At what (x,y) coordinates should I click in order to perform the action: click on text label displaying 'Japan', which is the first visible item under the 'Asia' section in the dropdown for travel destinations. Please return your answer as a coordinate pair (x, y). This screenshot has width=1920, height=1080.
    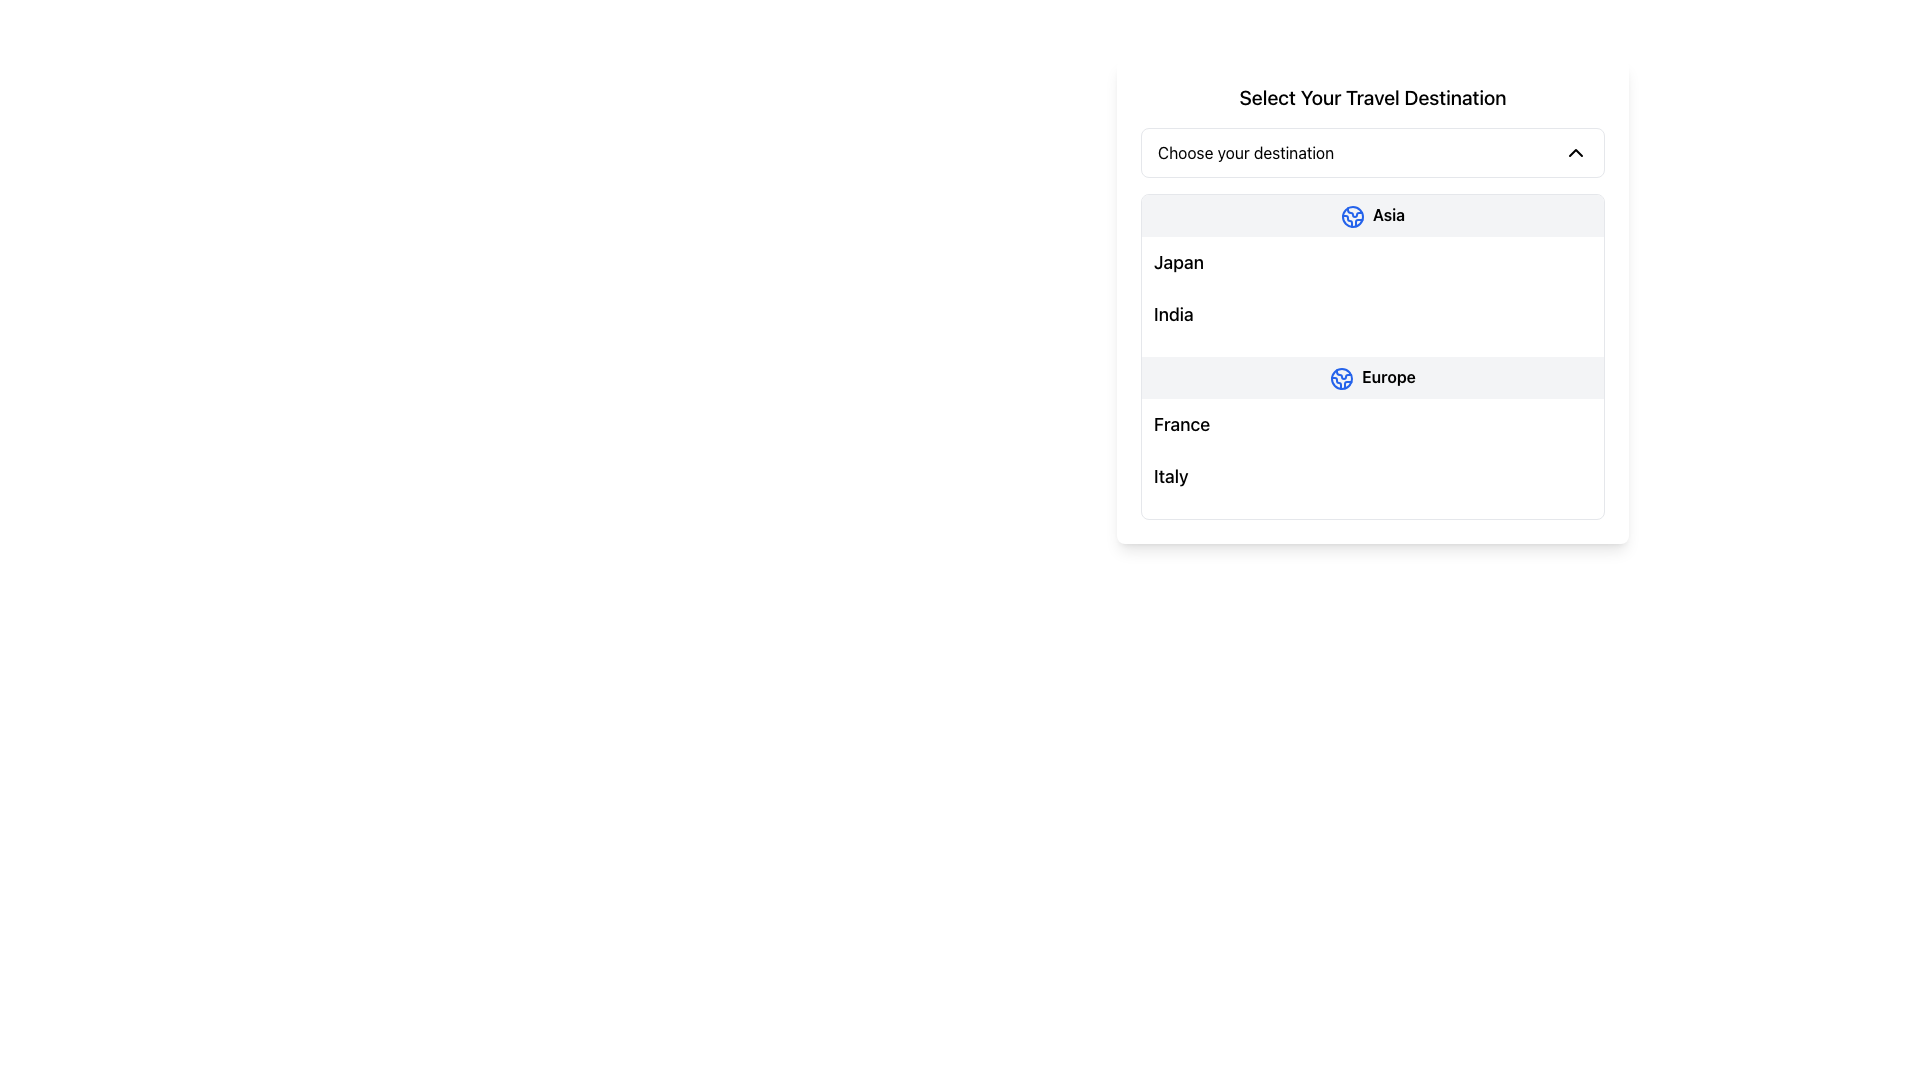
    Looking at the image, I should click on (1178, 261).